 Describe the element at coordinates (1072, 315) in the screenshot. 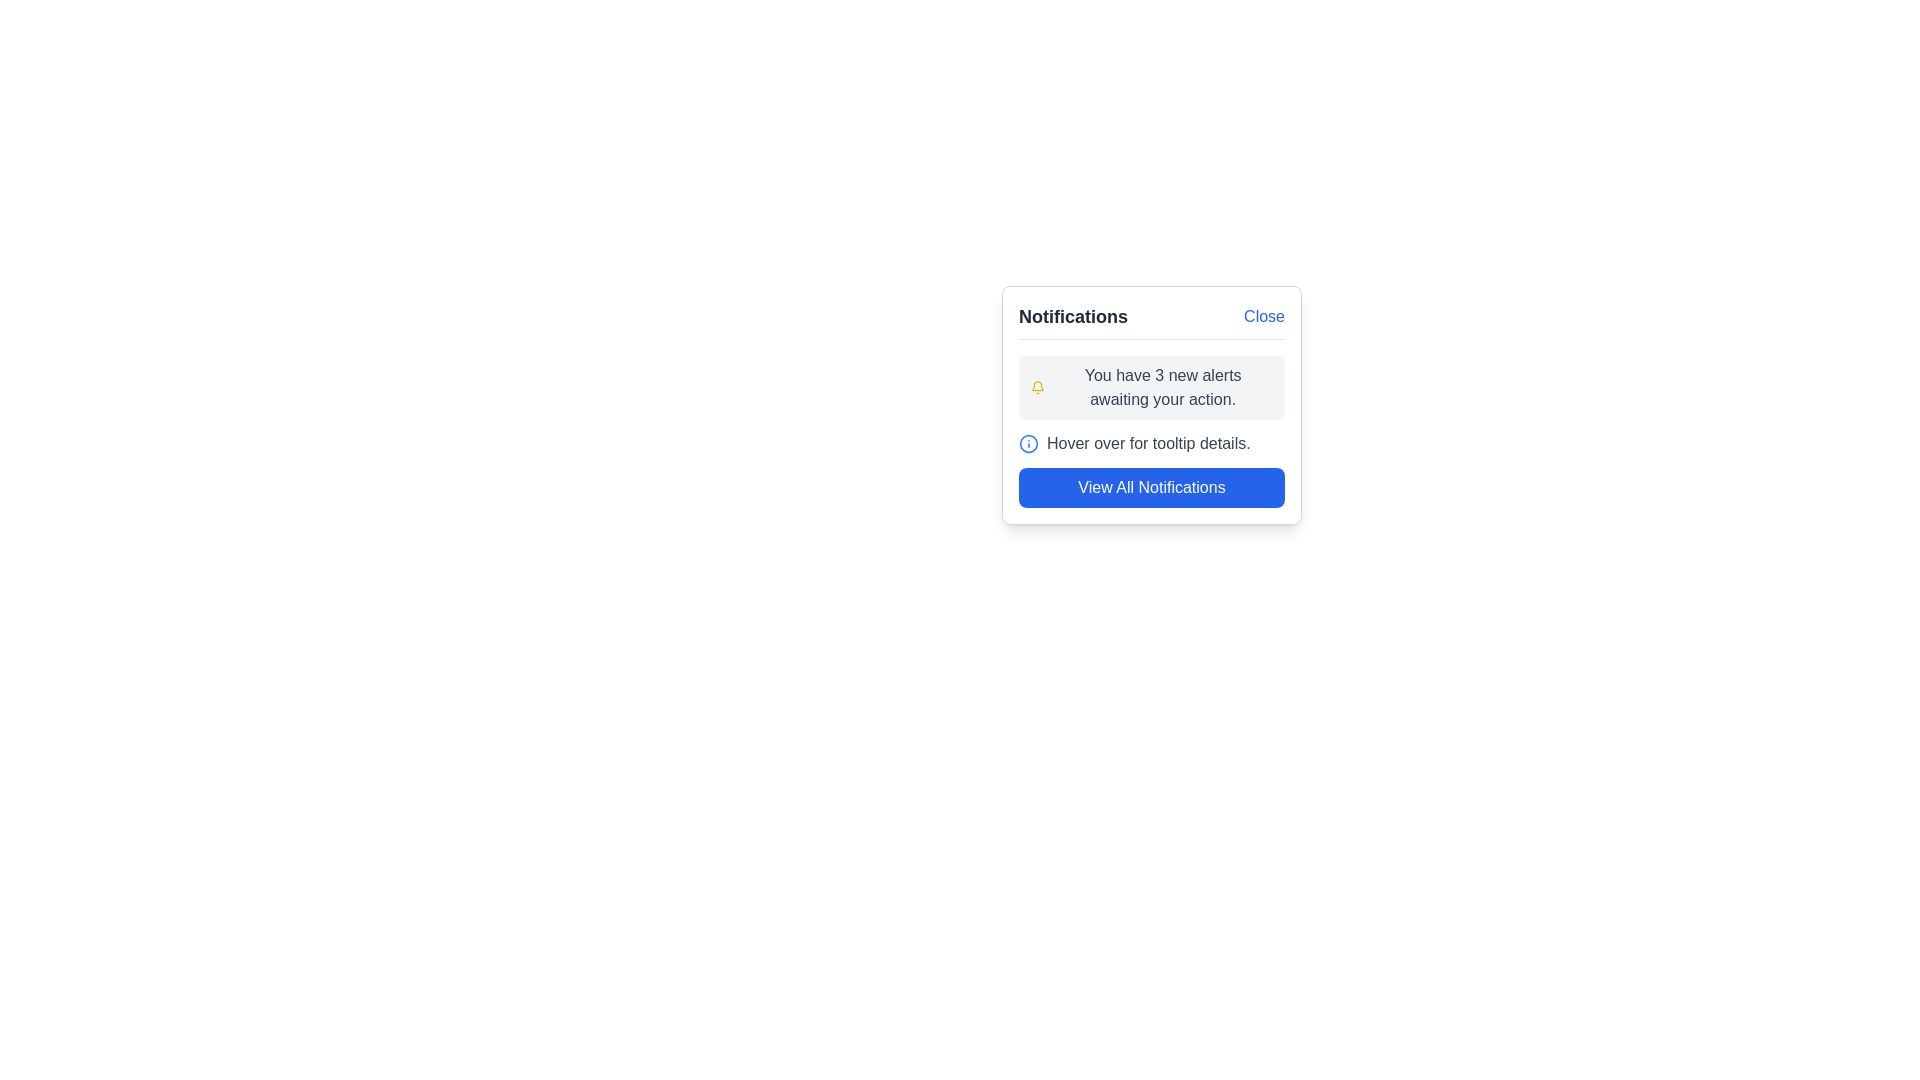

I see `the 'Notifications' static text label, which is styled with a bold, large font and dark gray color, located at the top-left corner of the notification interface` at that location.